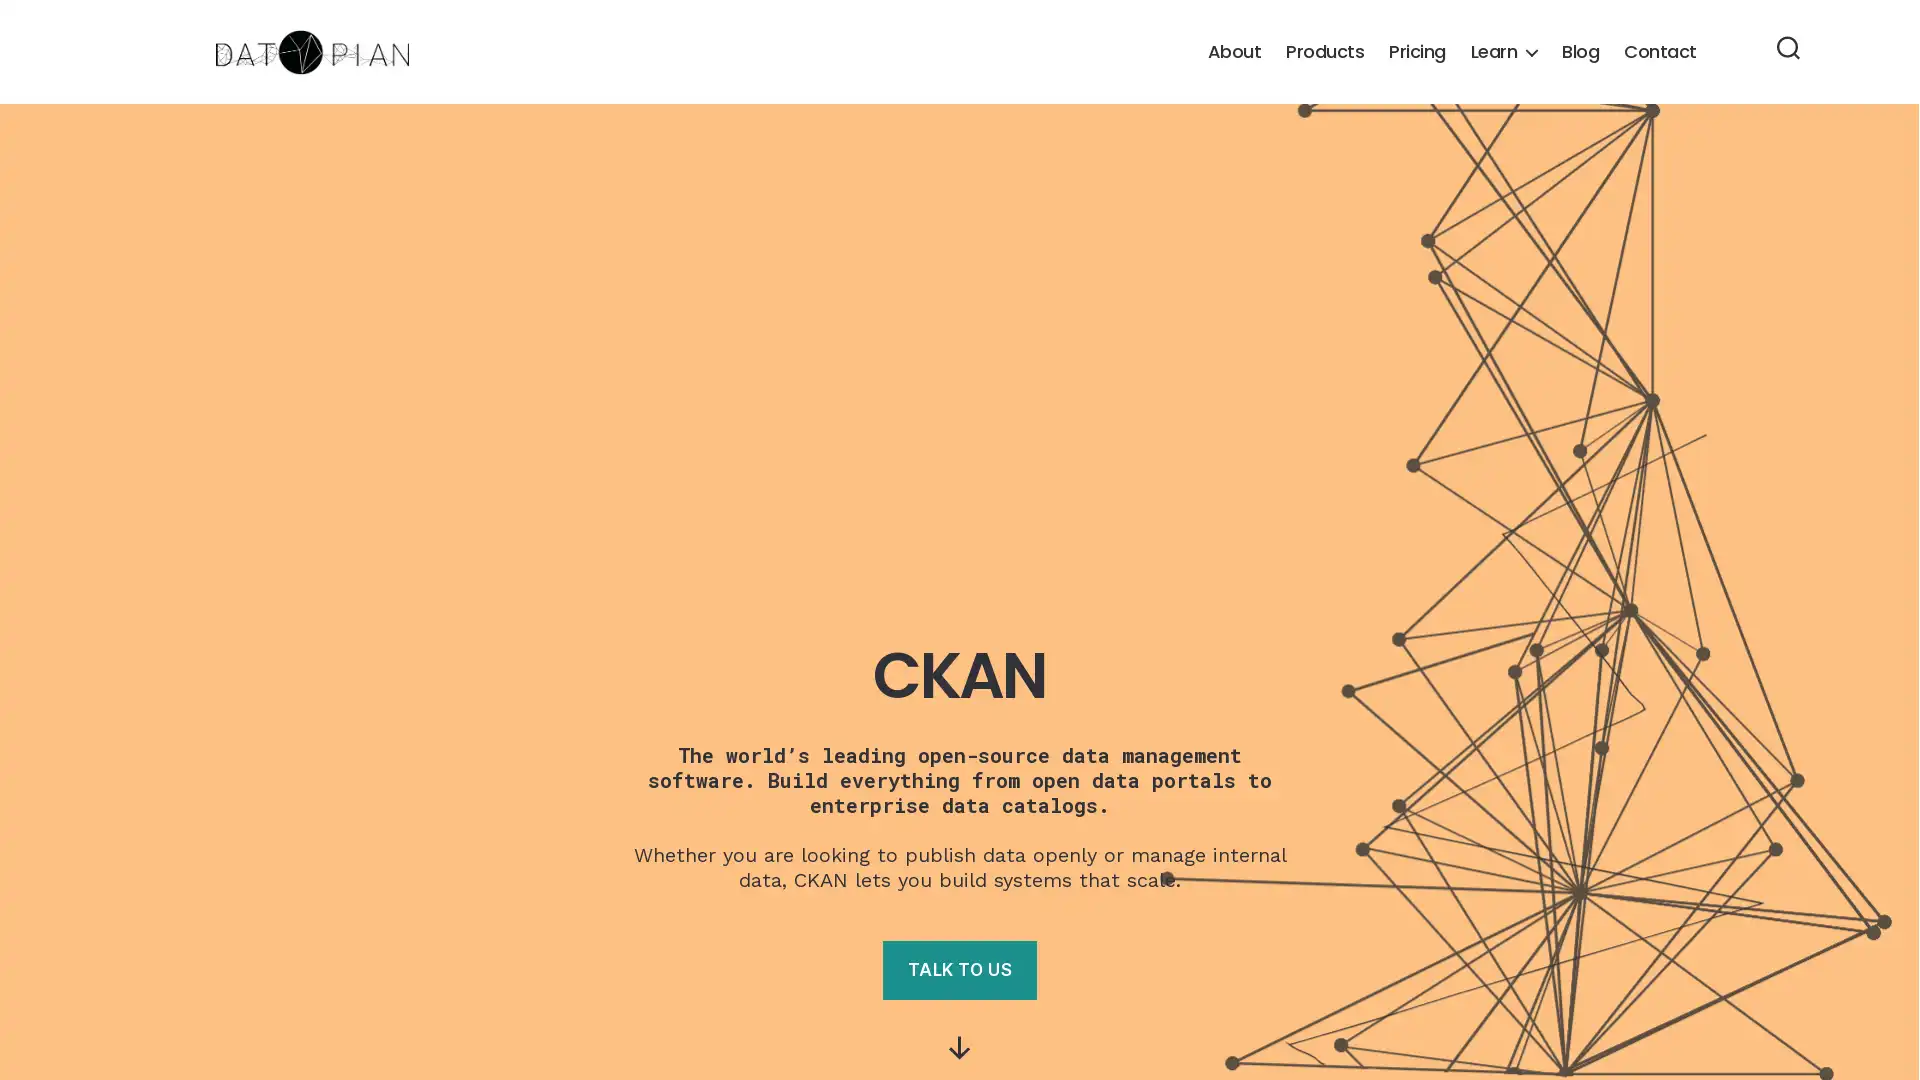  What do you see at coordinates (1788, 49) in the screenshot?
I see `Search` at bounding box center [1788, 49].